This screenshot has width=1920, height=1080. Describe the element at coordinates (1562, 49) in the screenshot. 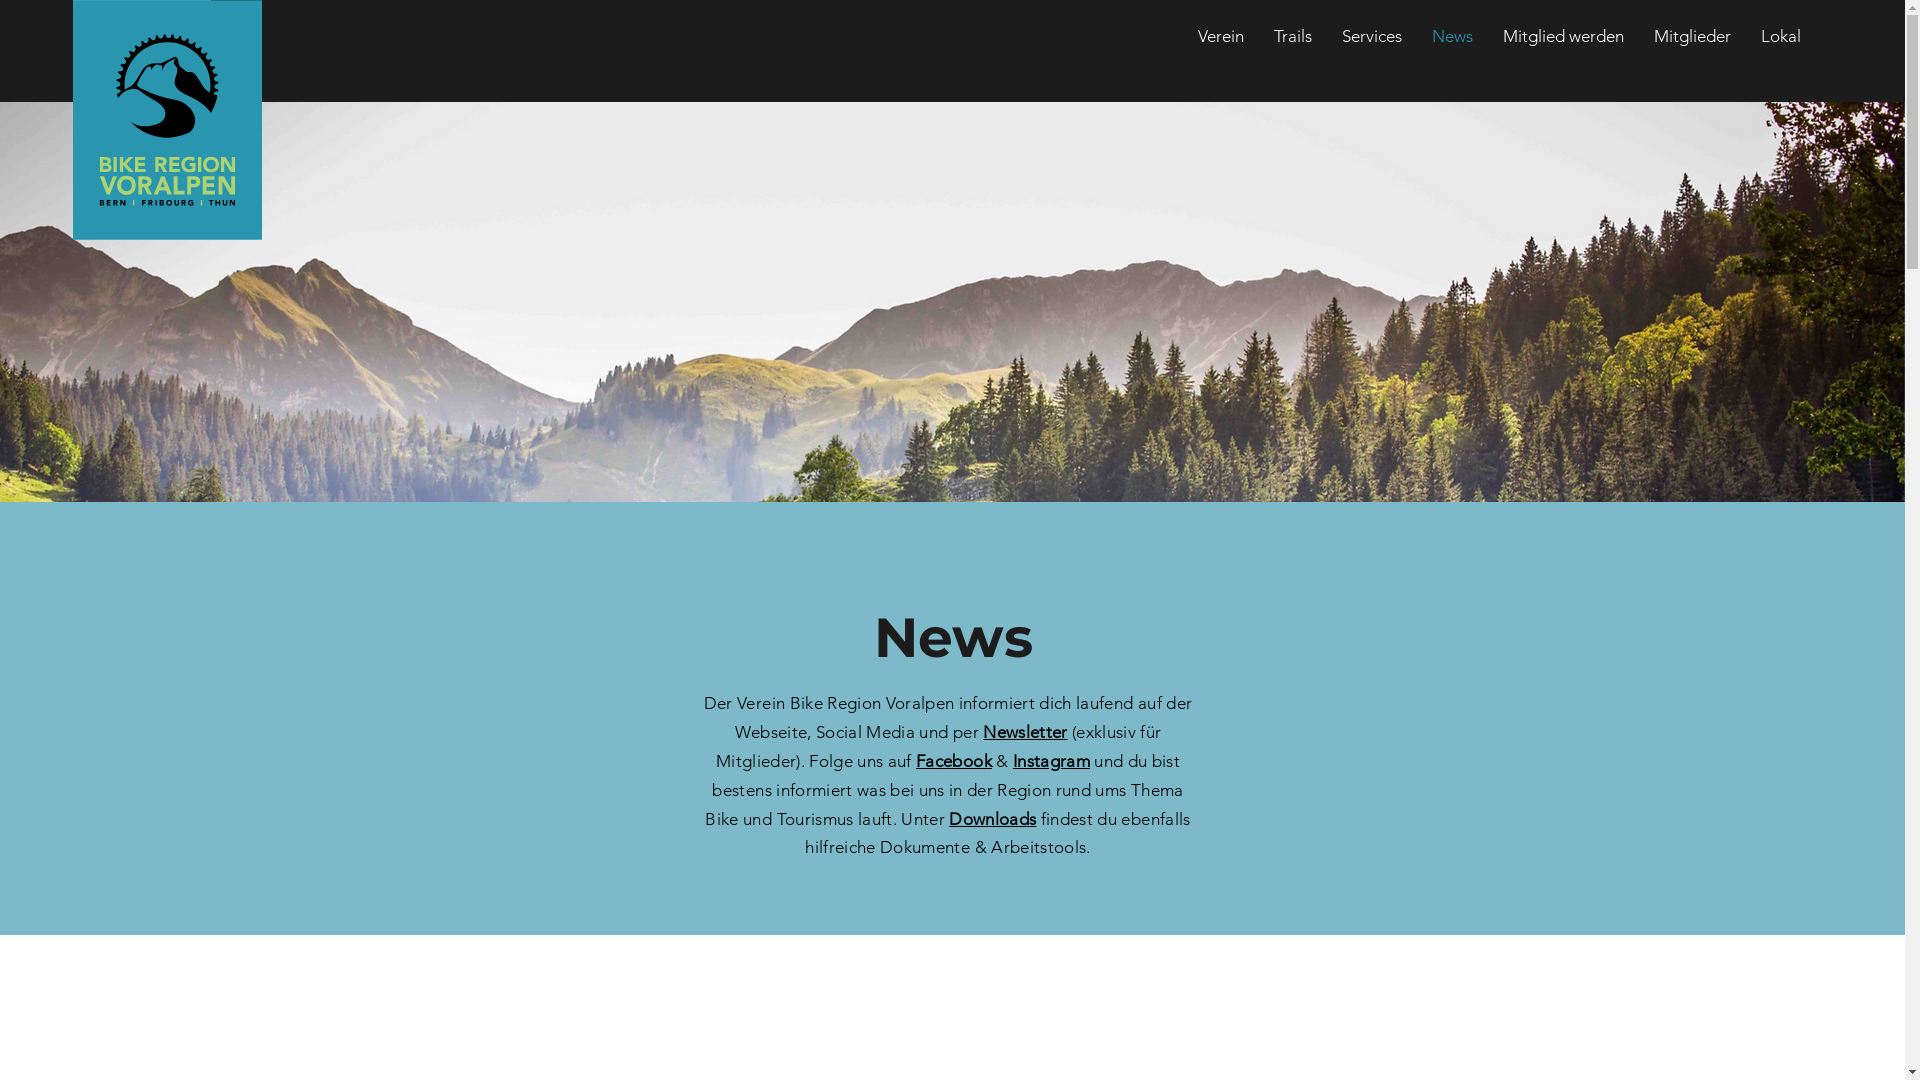

I see `'Mitglied werden'` at that location.